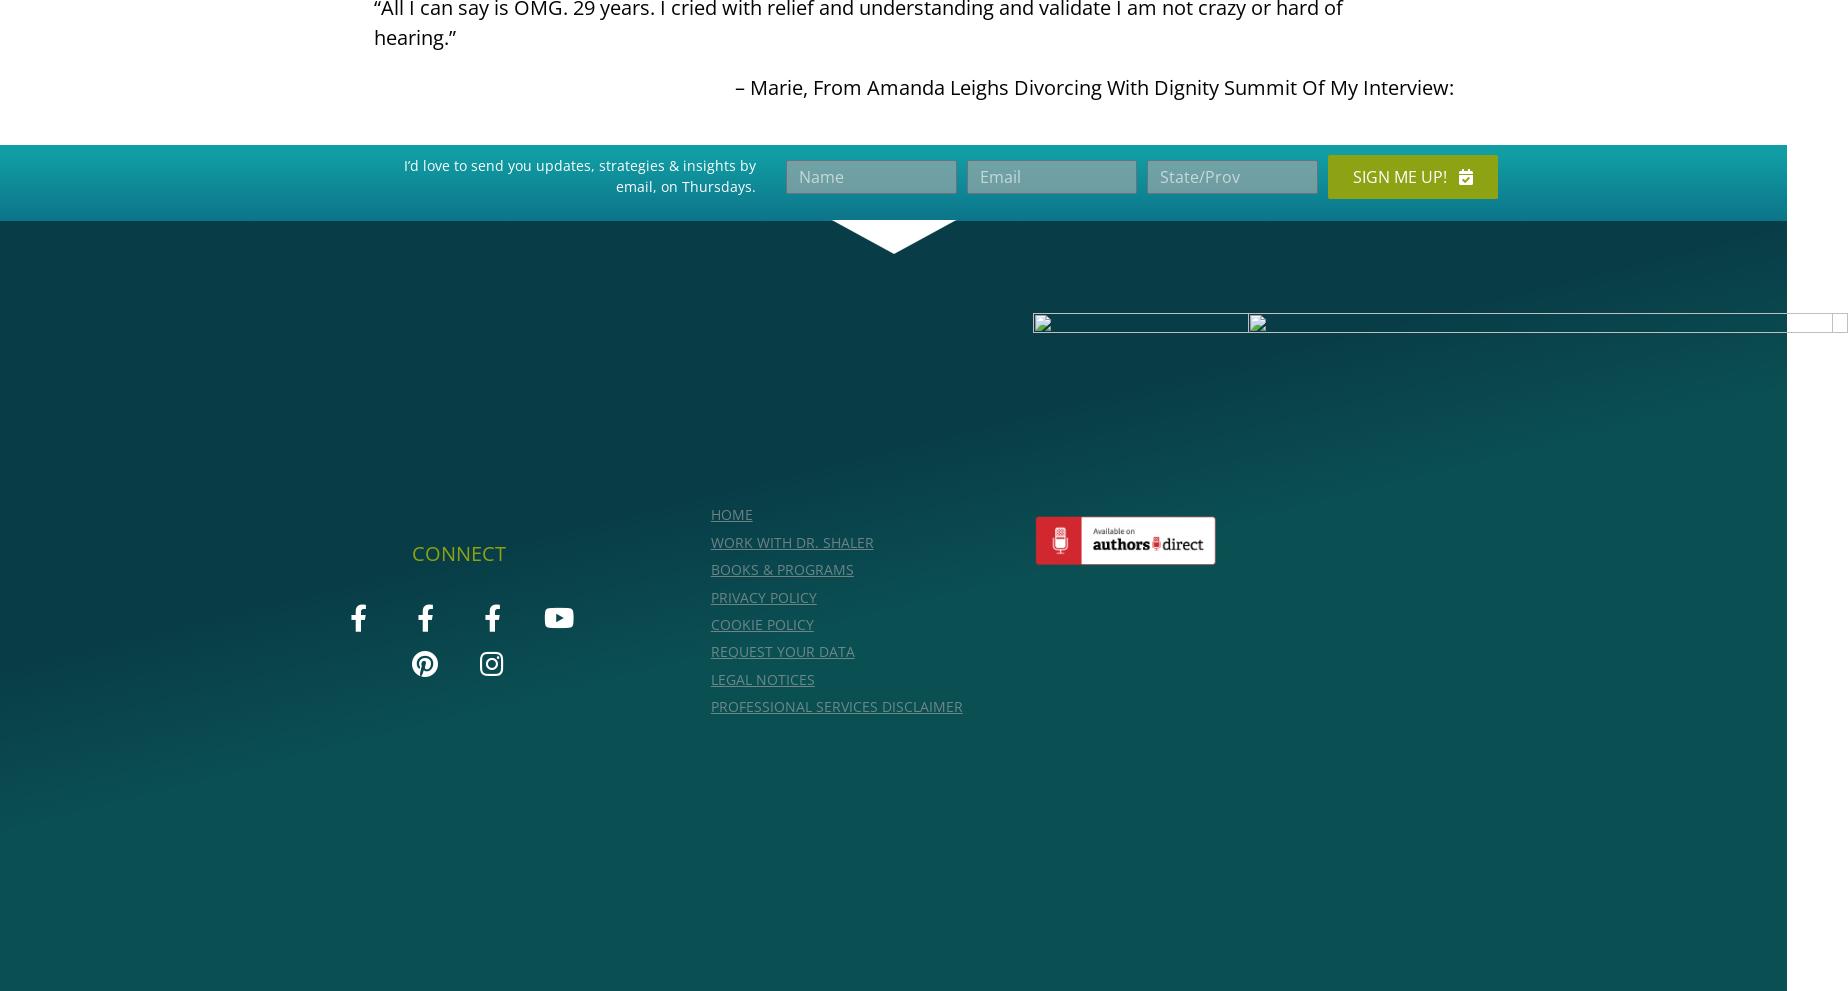  Describe the element at coordinates (763, 596) in the screenshot. I see `'Privacy Policy'` at that location.